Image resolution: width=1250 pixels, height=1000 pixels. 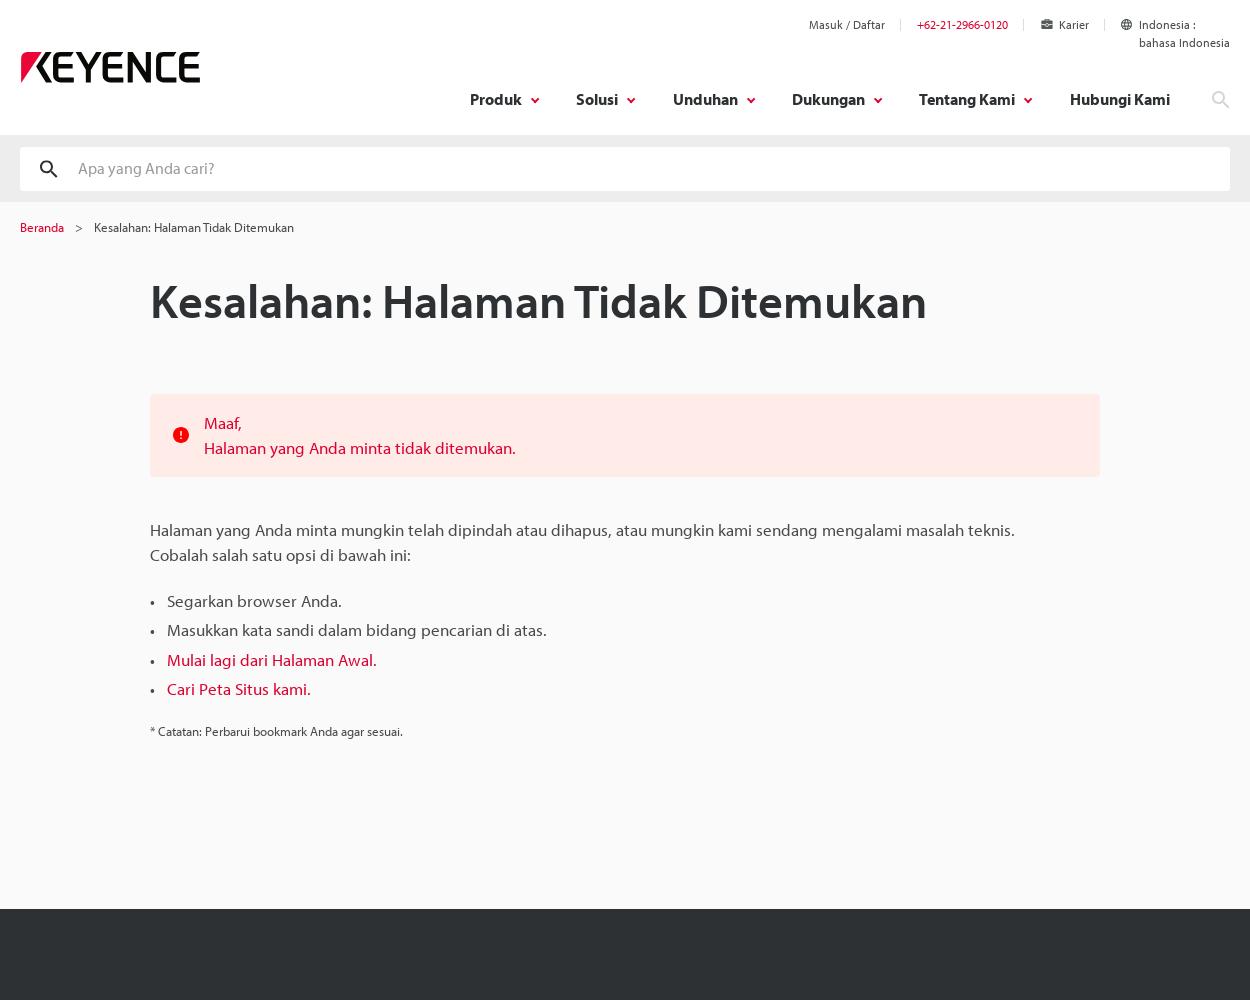 I want to click on 'Cari Peta Situs kami.', so click(x=238, y=688).